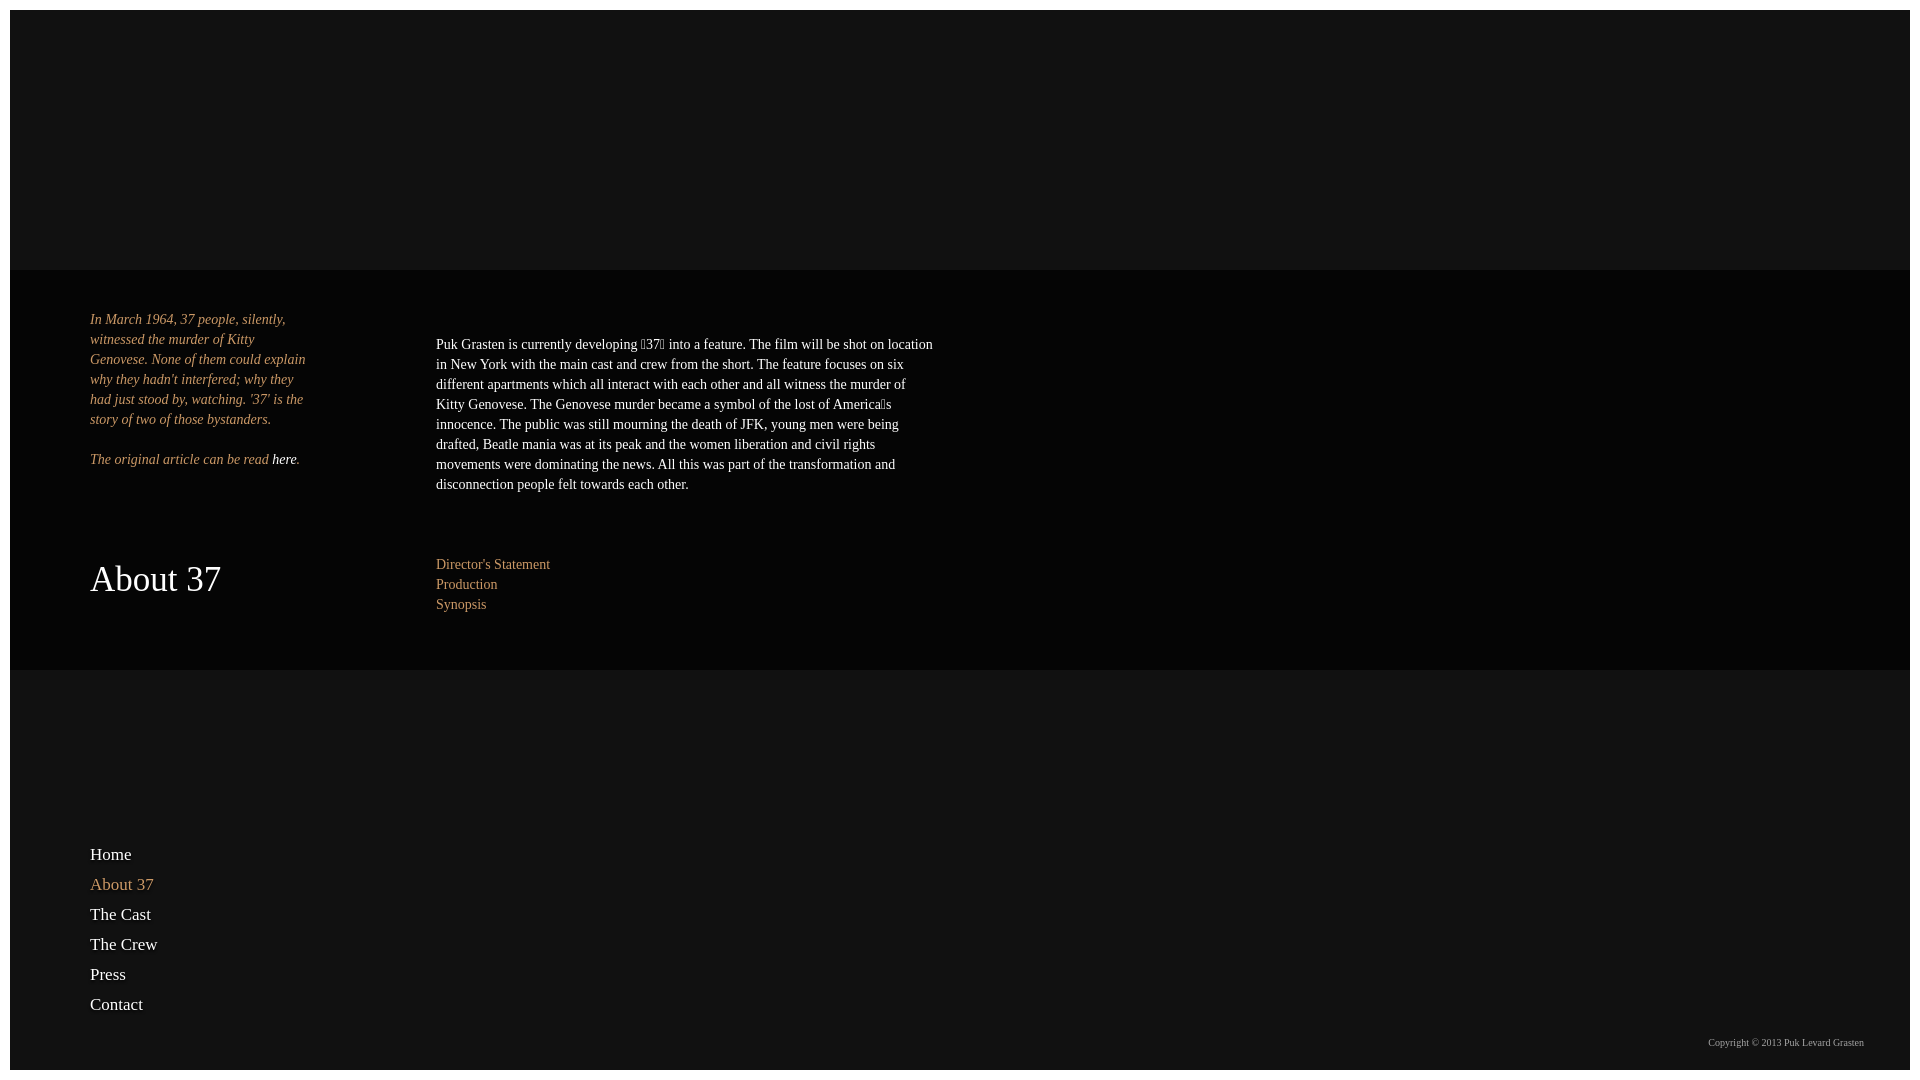 This screenshot has height=1080, width=1920. What do you see at coordinates (89, 914) in the screenshot?
I see `'The Cast'` at bounding box center [89, 914].